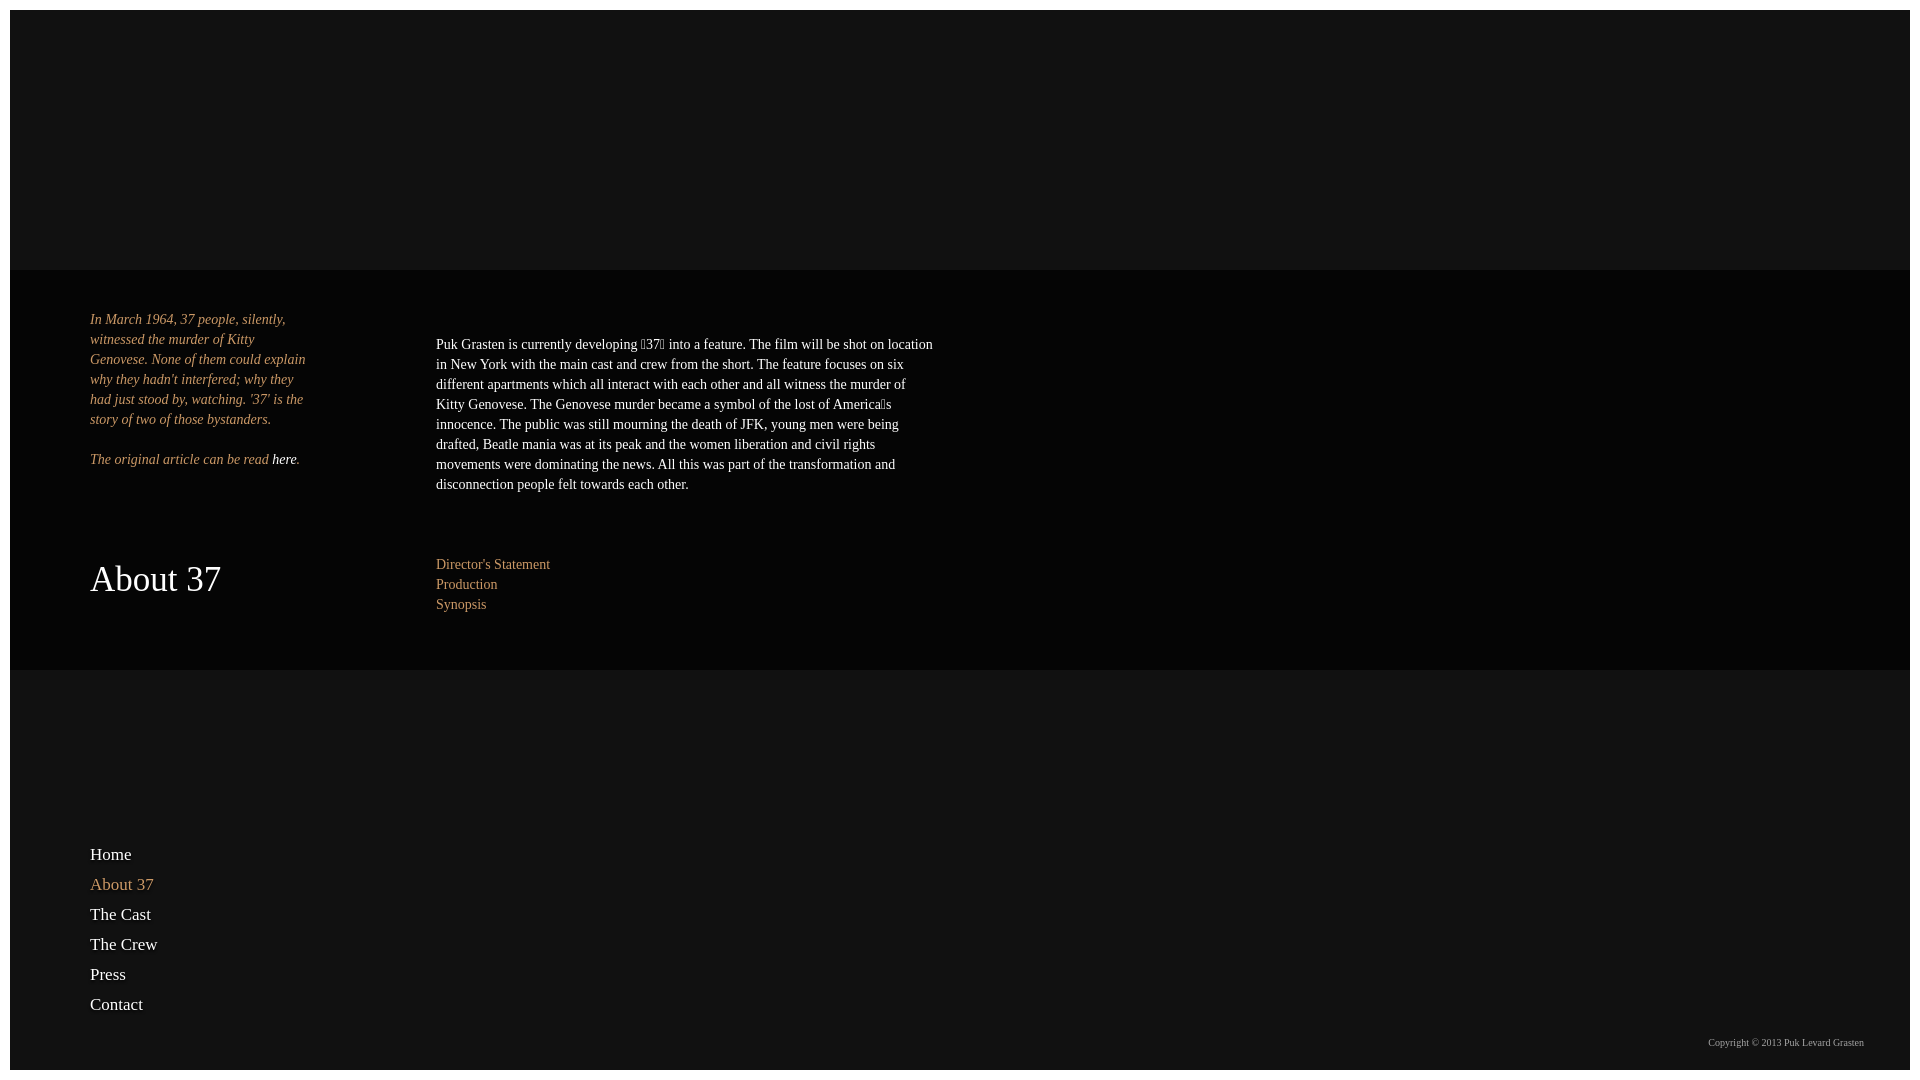 This screenshot has height=1080, width=1920. What do you see at coordinates (89, 914) in the screenshot?
I see `'The Cast'` at bounding box center [89, 914].